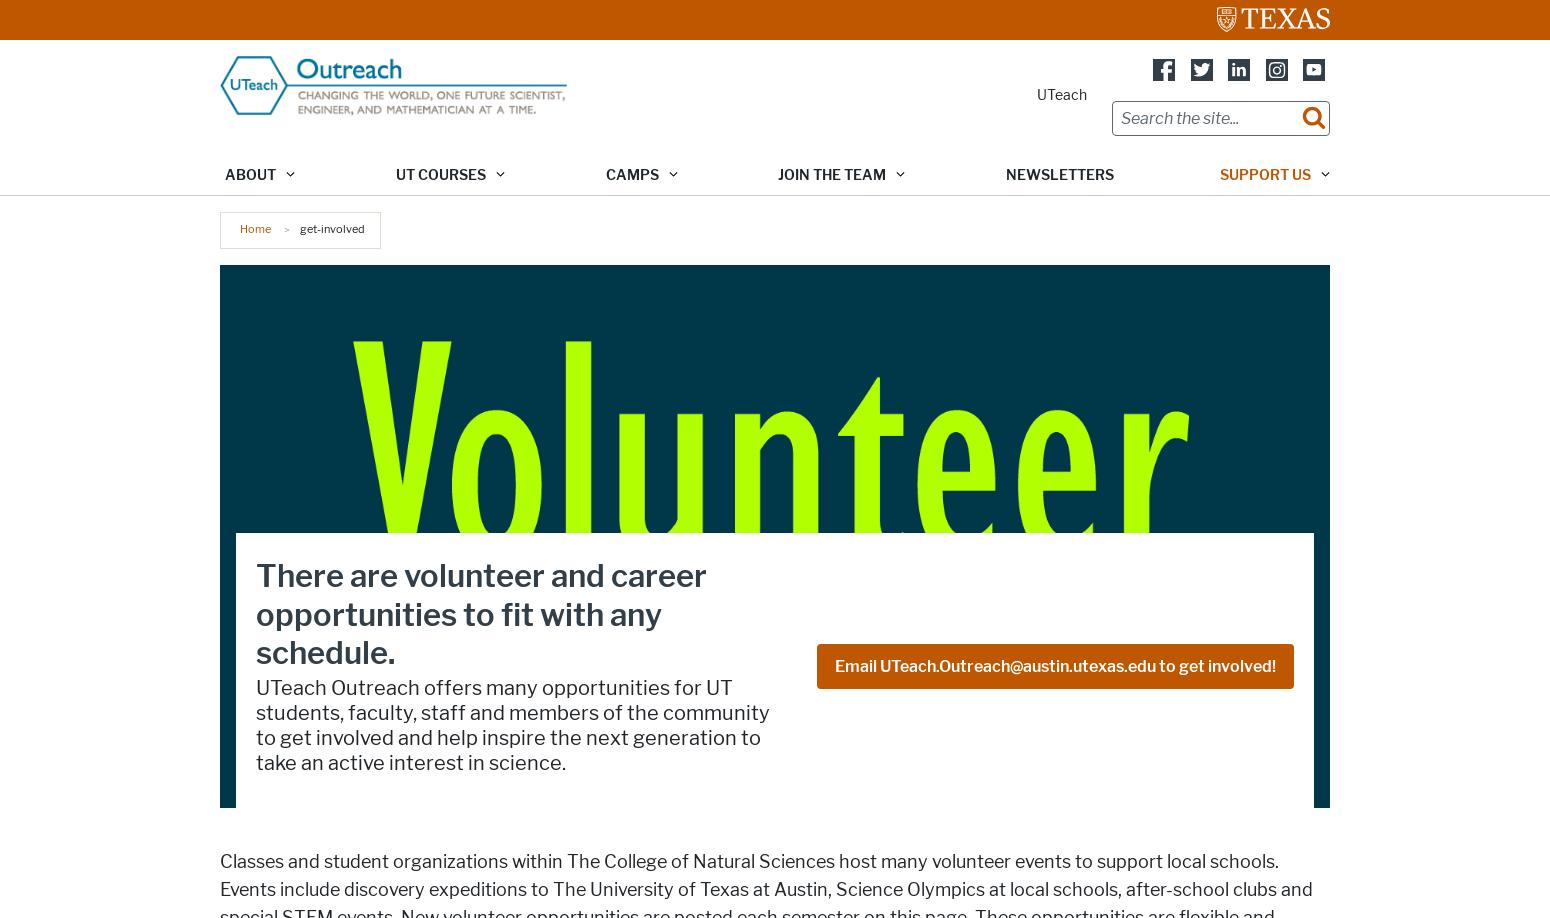  I want to click on 'UTeach', so click(1062, 94).